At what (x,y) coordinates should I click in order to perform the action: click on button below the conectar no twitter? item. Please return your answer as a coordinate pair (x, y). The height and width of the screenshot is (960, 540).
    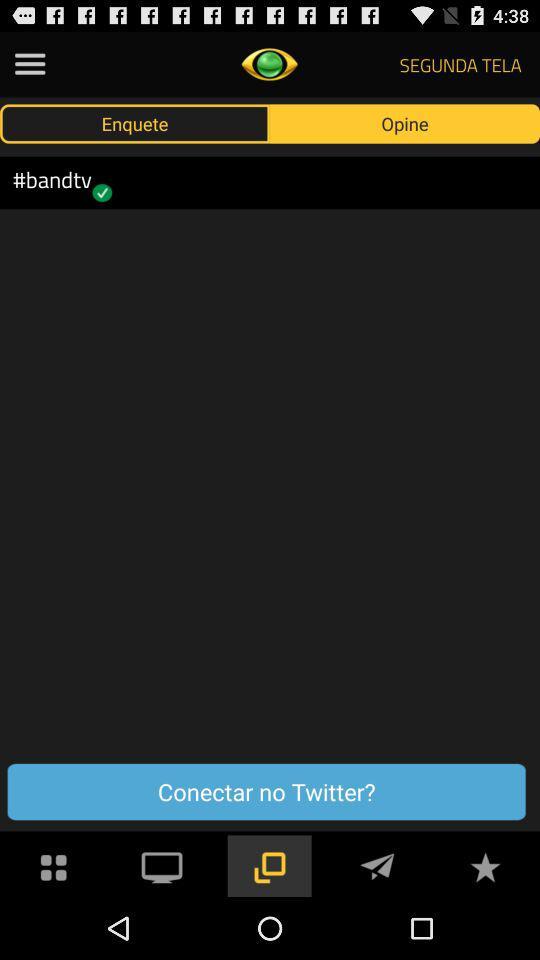
    Looking at the image, I should click on (161, 864).